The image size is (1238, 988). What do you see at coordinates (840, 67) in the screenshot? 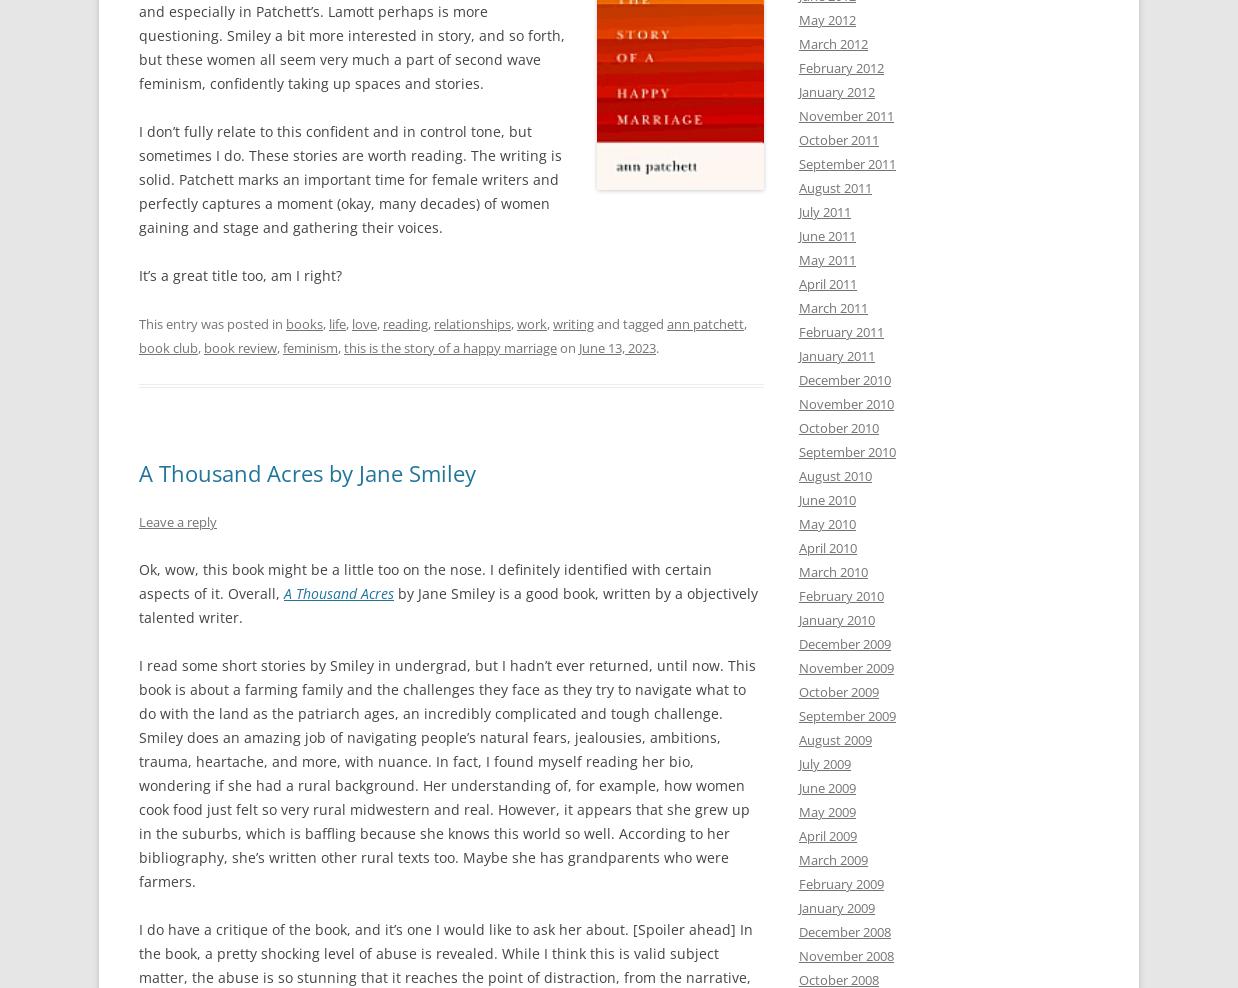
I see `'February 2012'` at bounding box center [840, 67].